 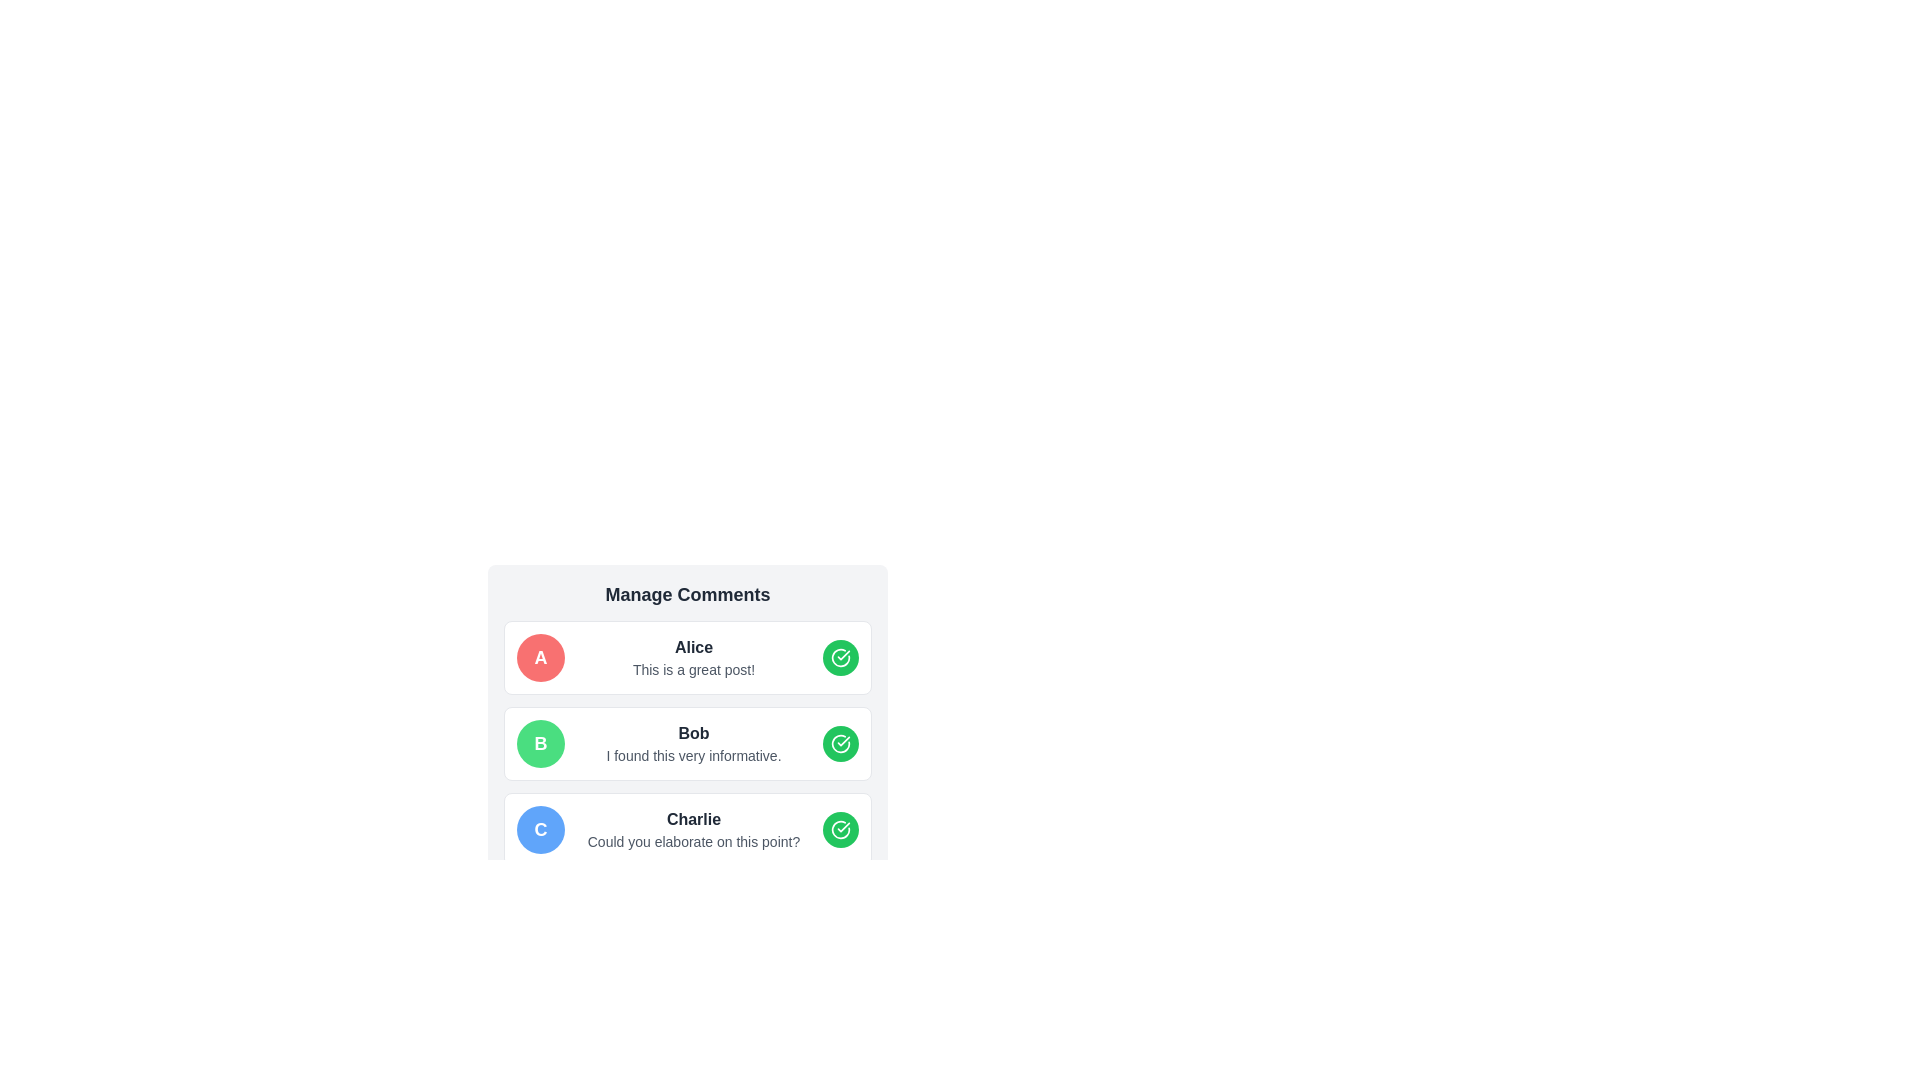 I want to click on the circular green checkmark icon with a white checkmark inside, located to the right of the user comment labeled 'Bob', so click(x=840, y=829).